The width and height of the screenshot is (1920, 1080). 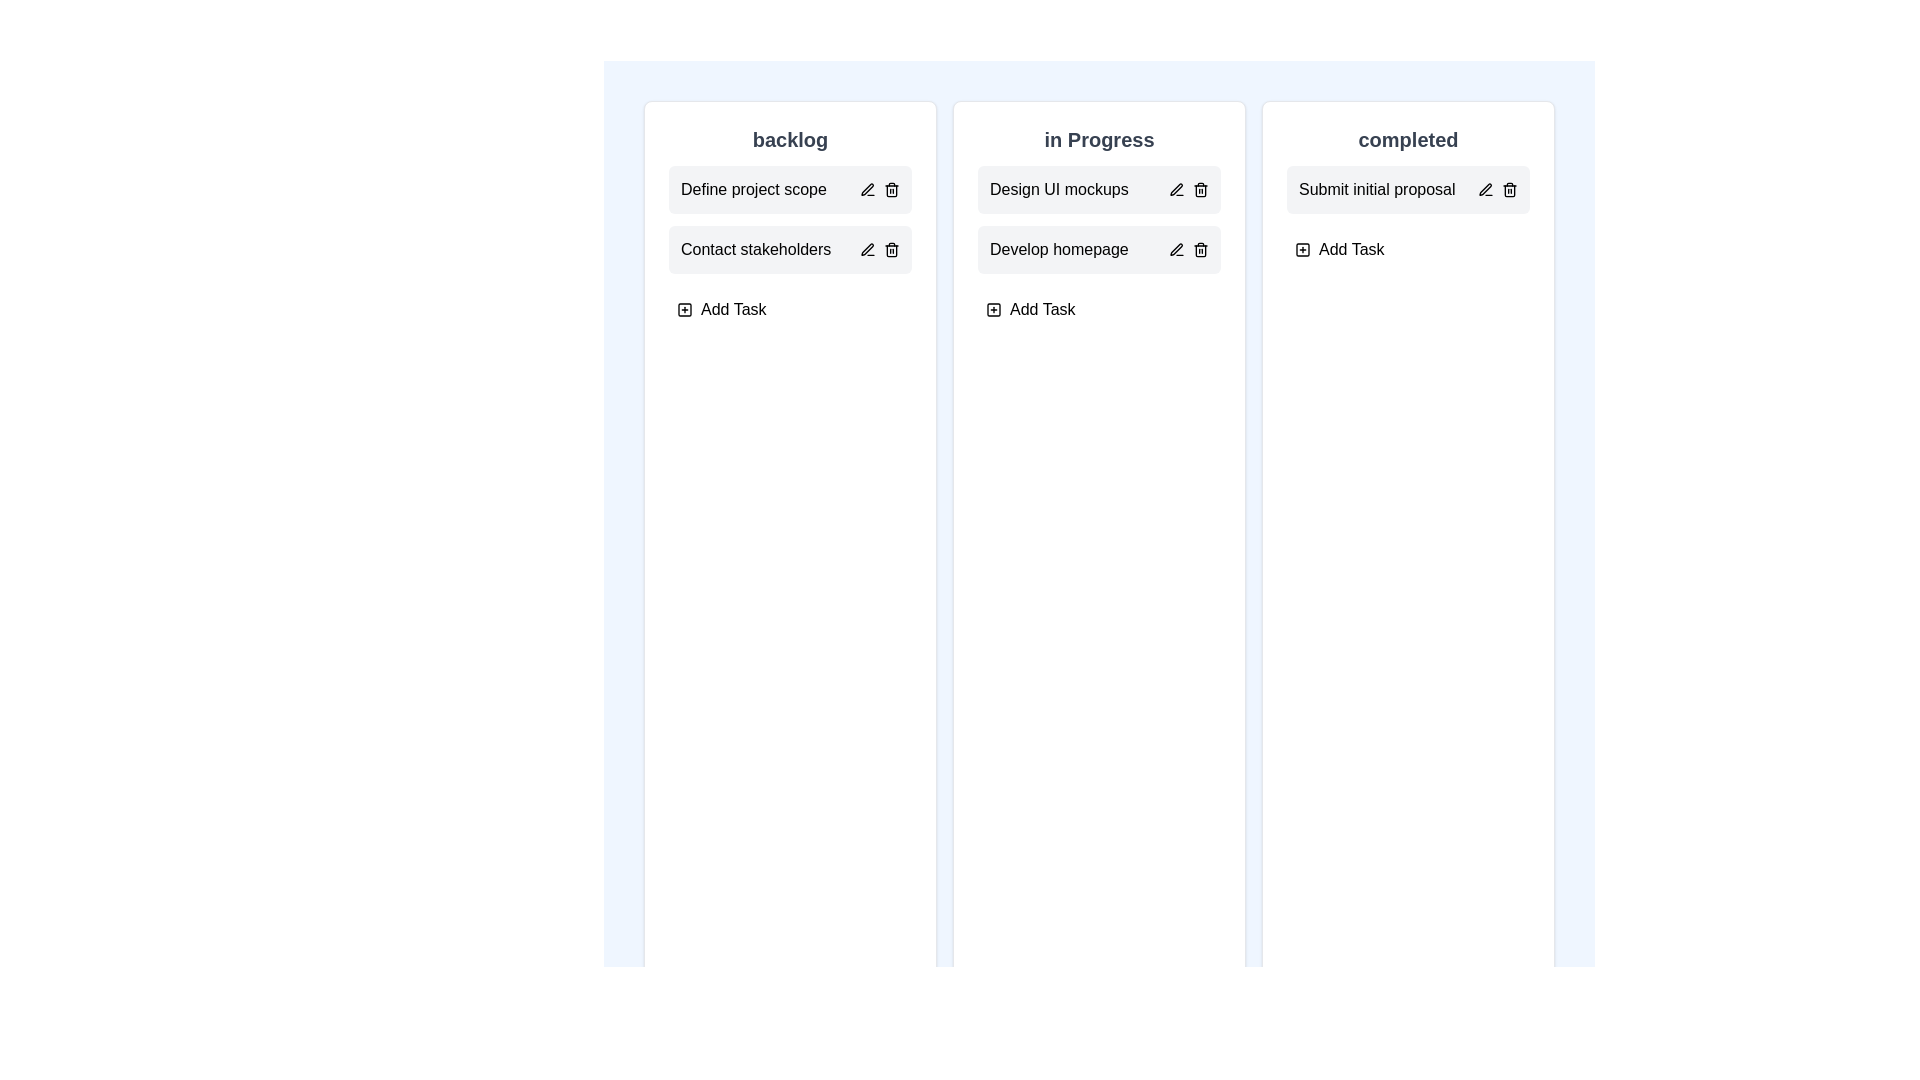 What do you see at coordinates (868, 249) in the screenshot?
I see `the edit icon of the task 'Contact stakeholders' in the 'backlog' column` at bounding box center [868, 249].